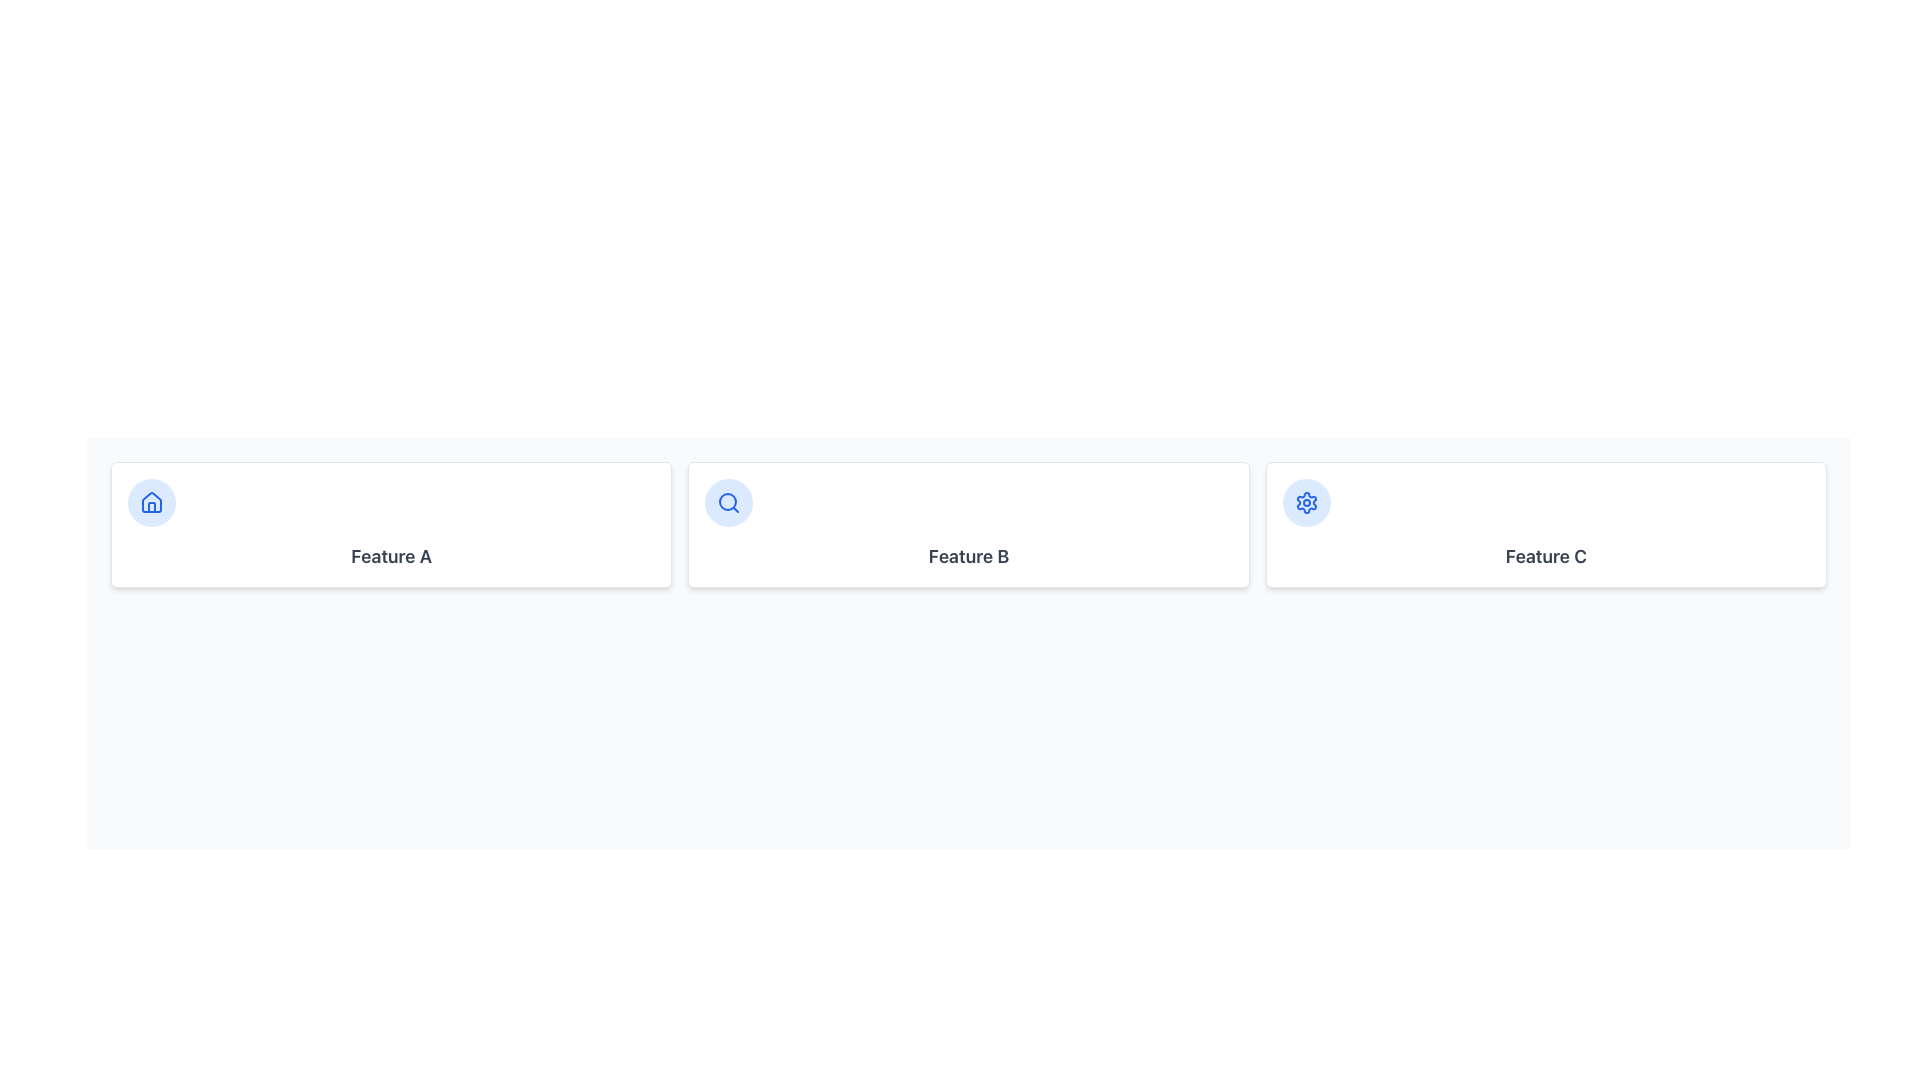  Describe the element at coordinates (391, 556) in the screenshot. I see `the text label that reads 'Feature A', which is styled in bold dark gray font and located at the lower section of the leftmost card in a row of three cards` at that location.